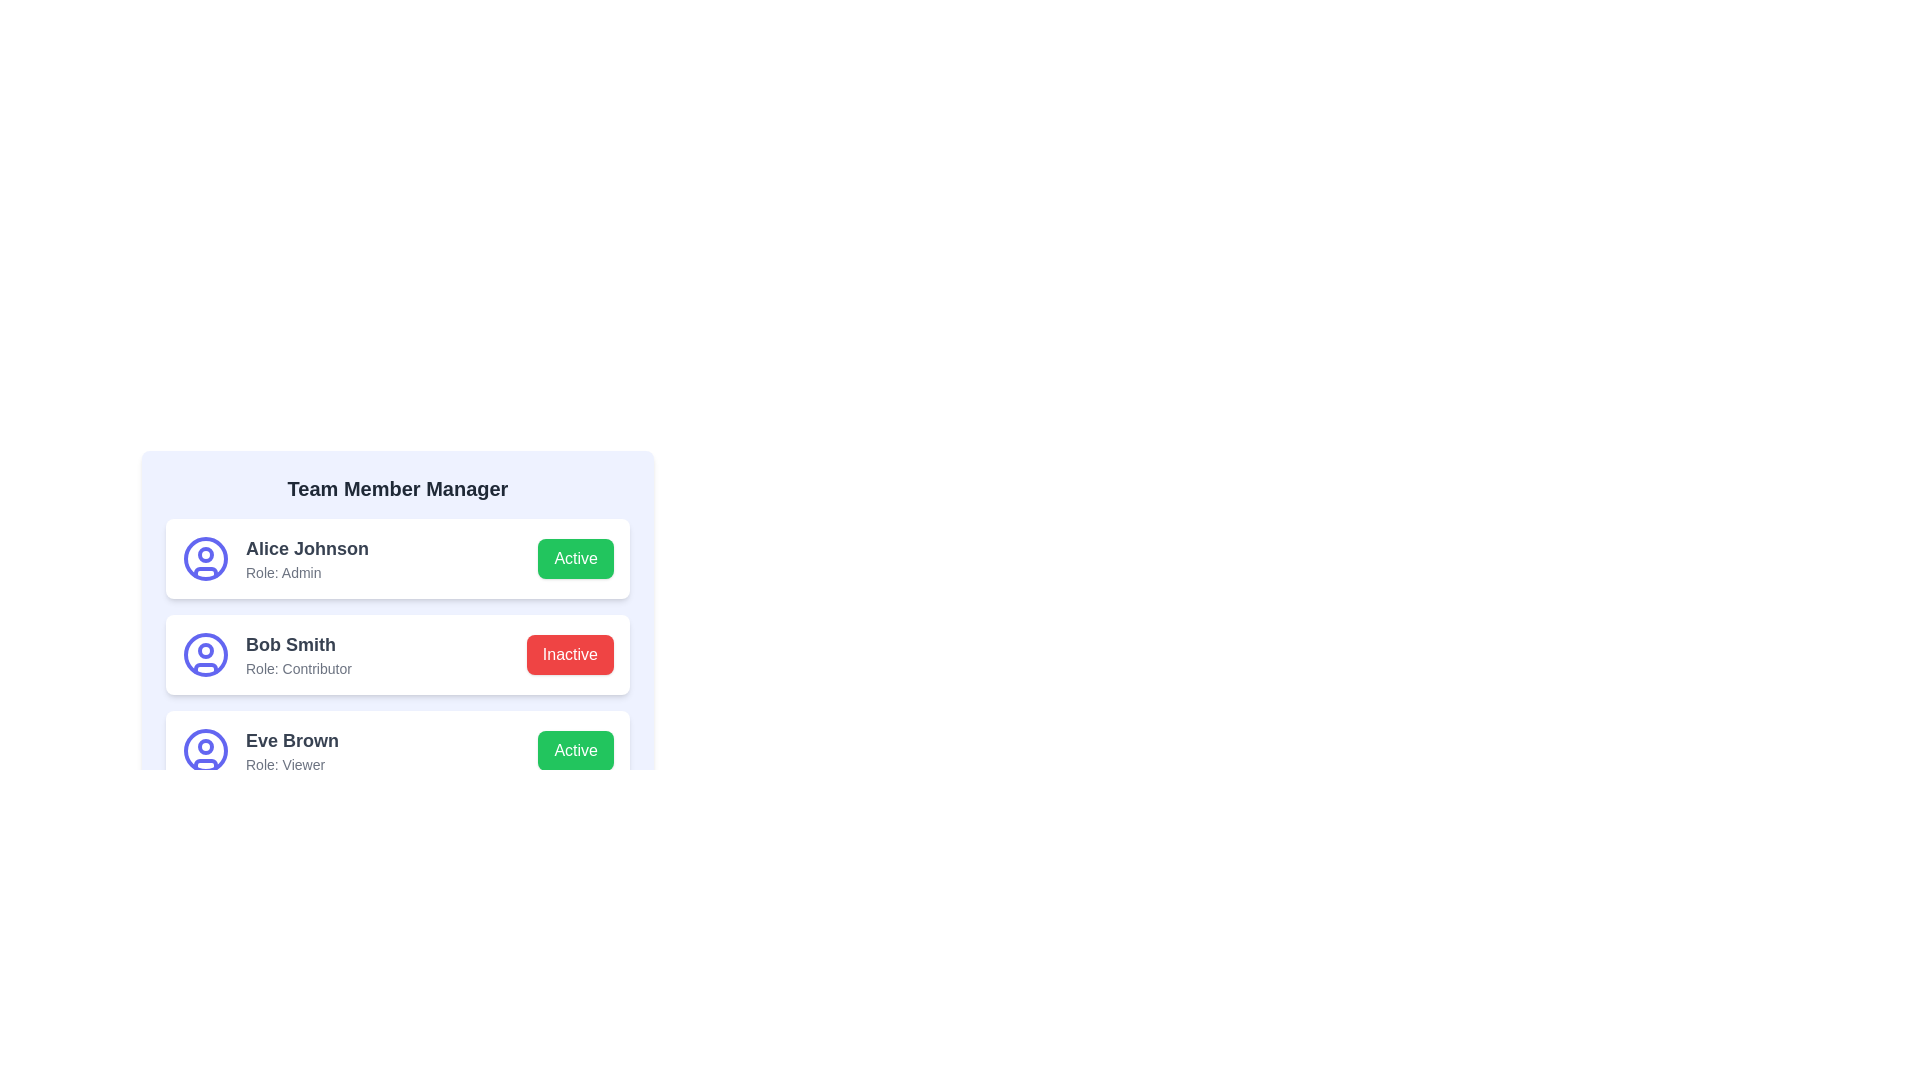 This screenshot has width=1920, height=1080. I want to click on the user profile element for 'Alice Johnson', which includes a circular avatar icon and the text details 'Alice Johnson' (bold) and 'Role: Admin' (smaller), so click(274, 559).